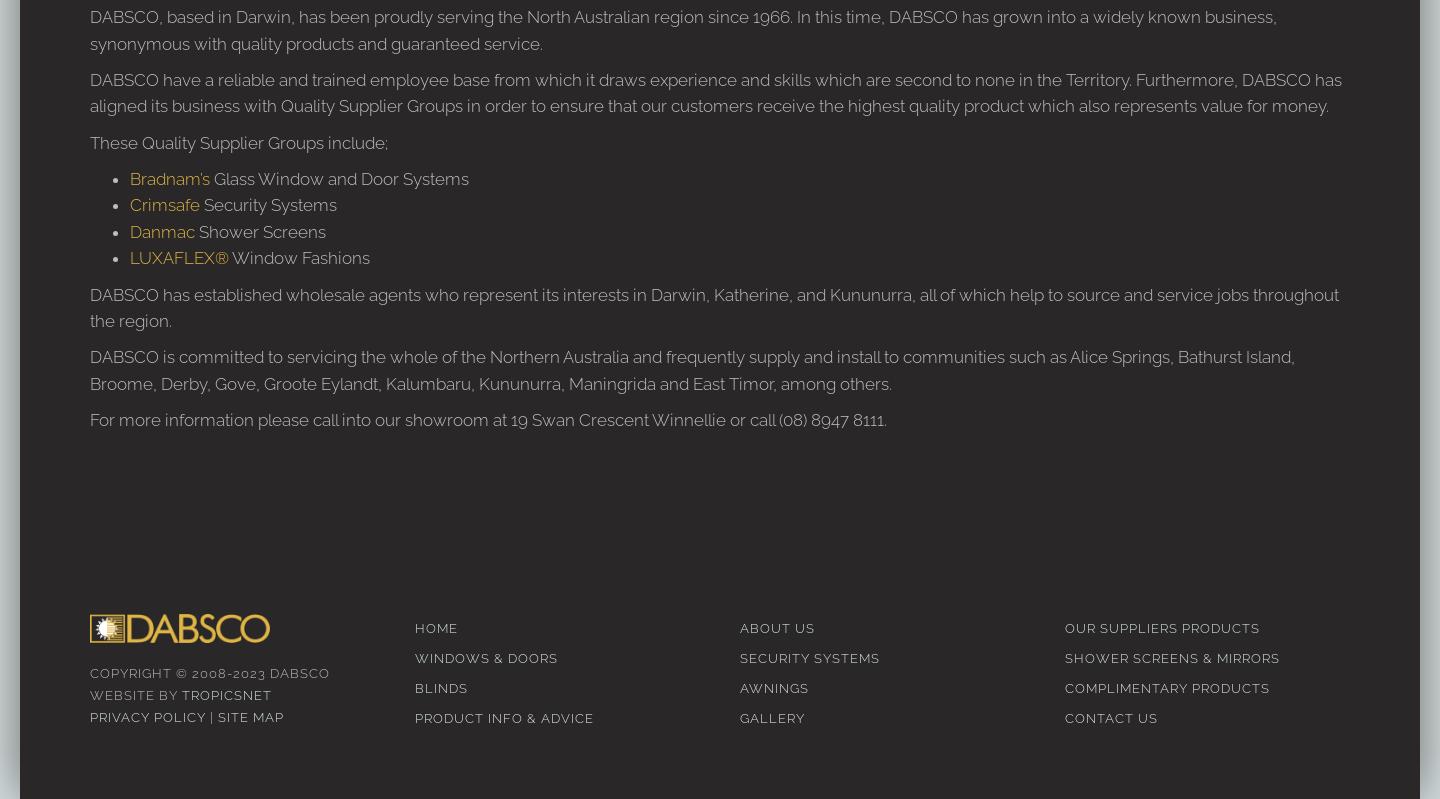  What do you see at coordinates (1167, 688) in the screenshot?
I see `'Complimentary Products'` at bounding box center [1167, 688].